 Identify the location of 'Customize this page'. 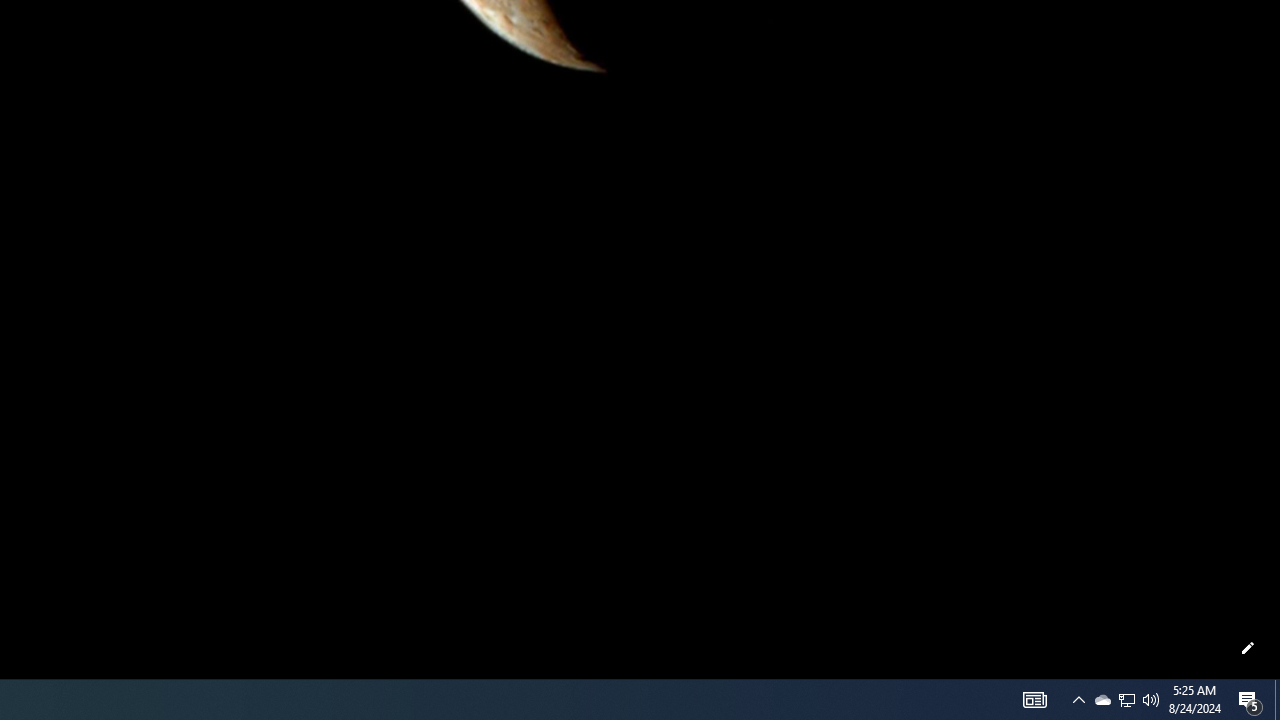
(1247, 648).